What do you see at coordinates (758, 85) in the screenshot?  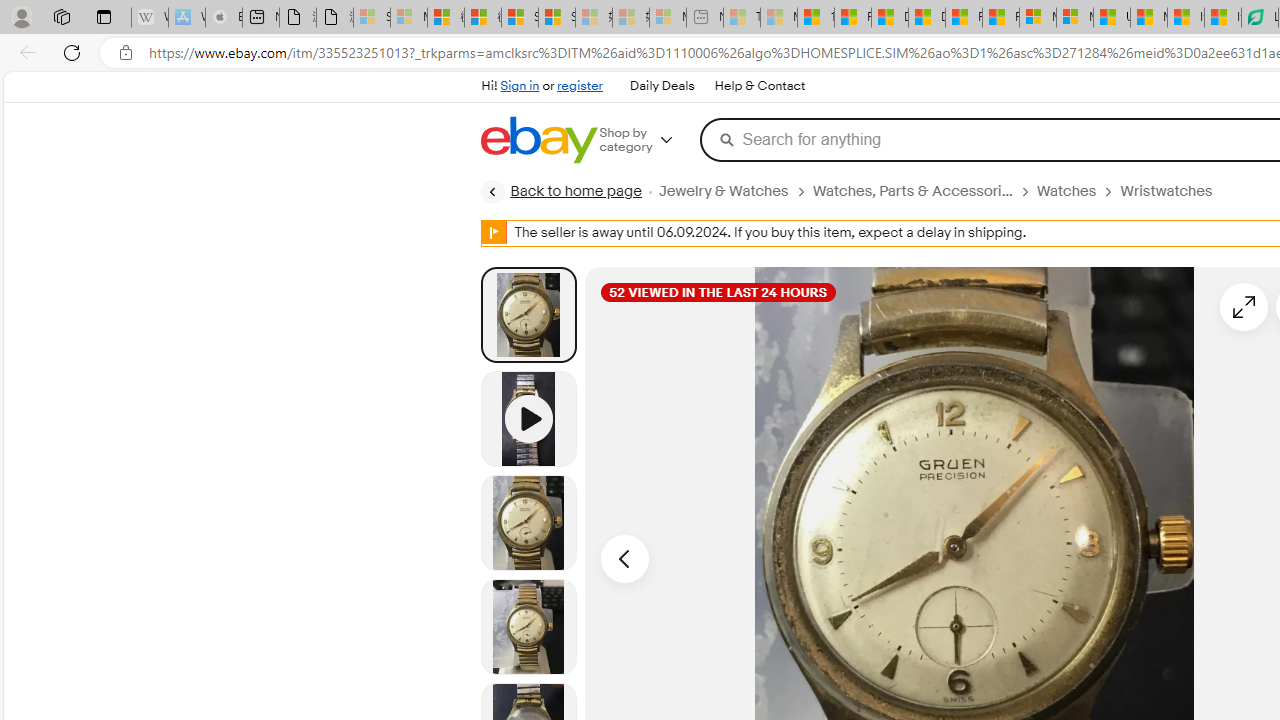 I see `'Help & Contact'` at bounding box center [758, 85].